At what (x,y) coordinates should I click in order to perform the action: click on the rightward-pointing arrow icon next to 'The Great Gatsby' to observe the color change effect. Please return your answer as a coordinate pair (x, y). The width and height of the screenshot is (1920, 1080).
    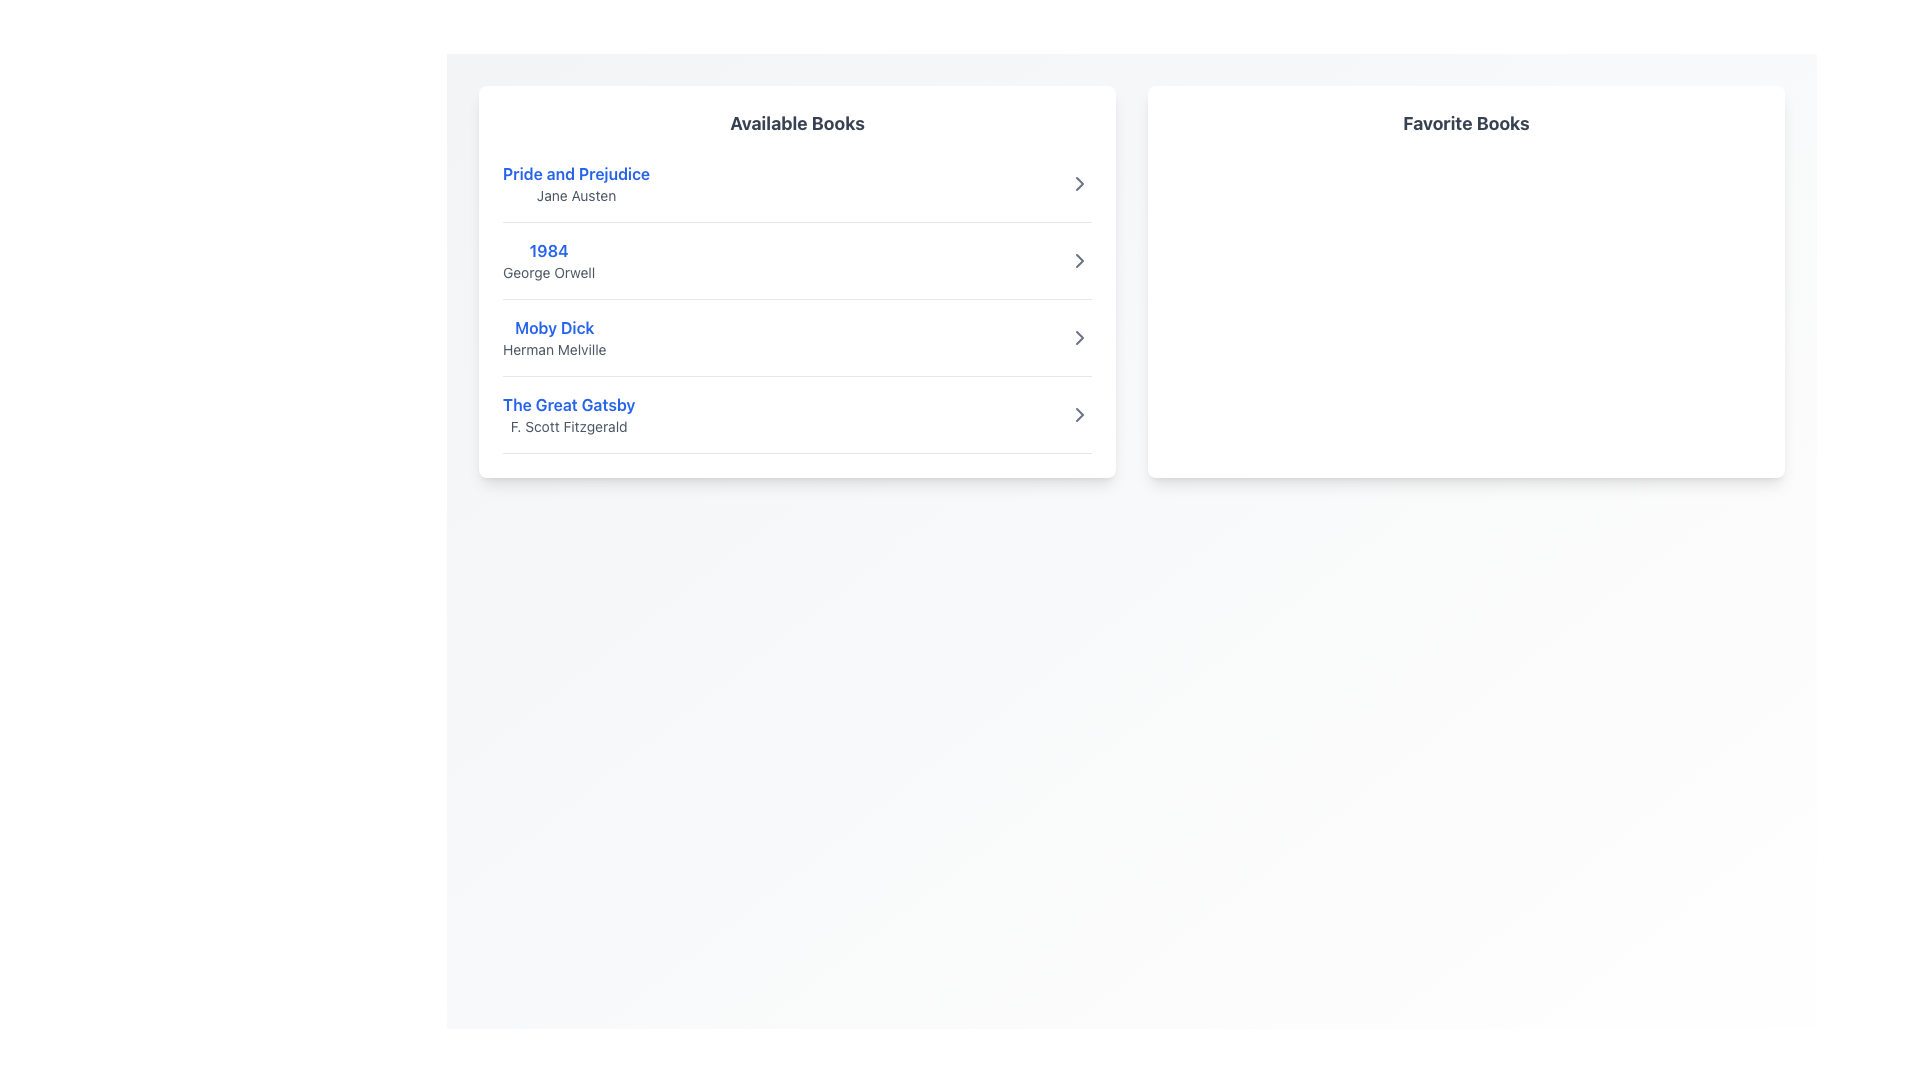
    Looking at the image, I should click on (1079, 414).